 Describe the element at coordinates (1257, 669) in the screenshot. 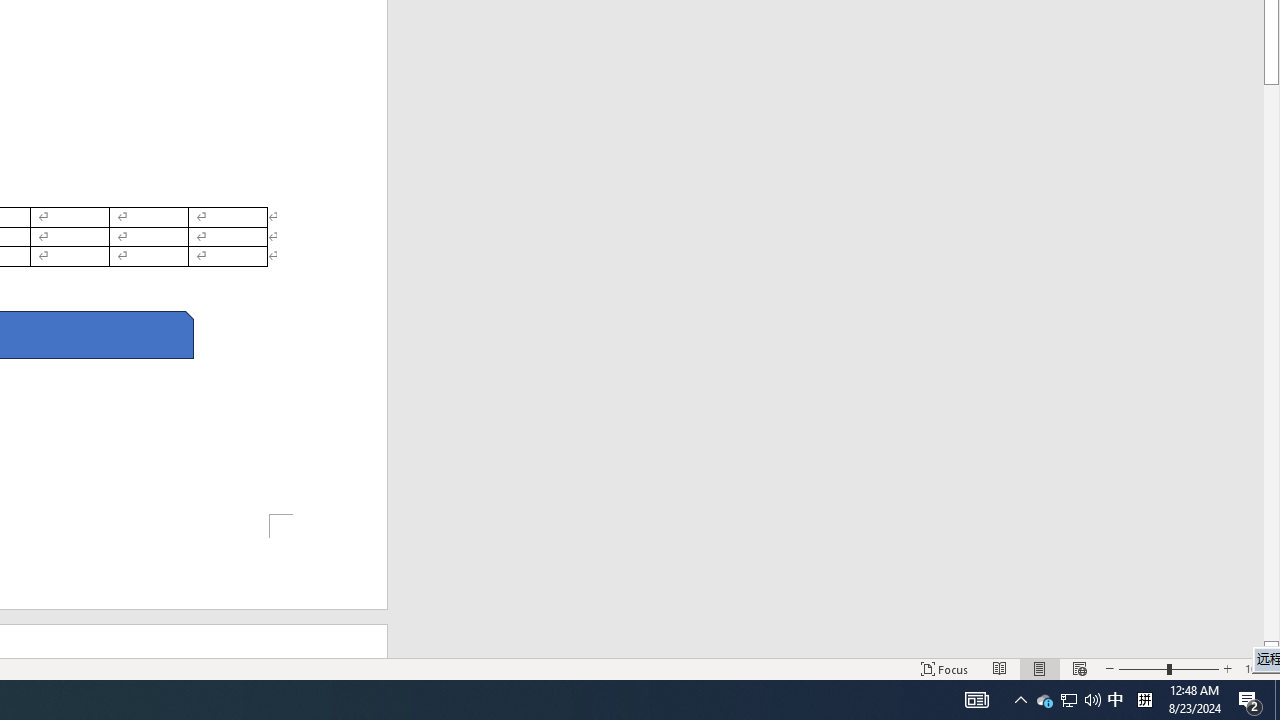

I see `'Zoom 100%'` at that location.